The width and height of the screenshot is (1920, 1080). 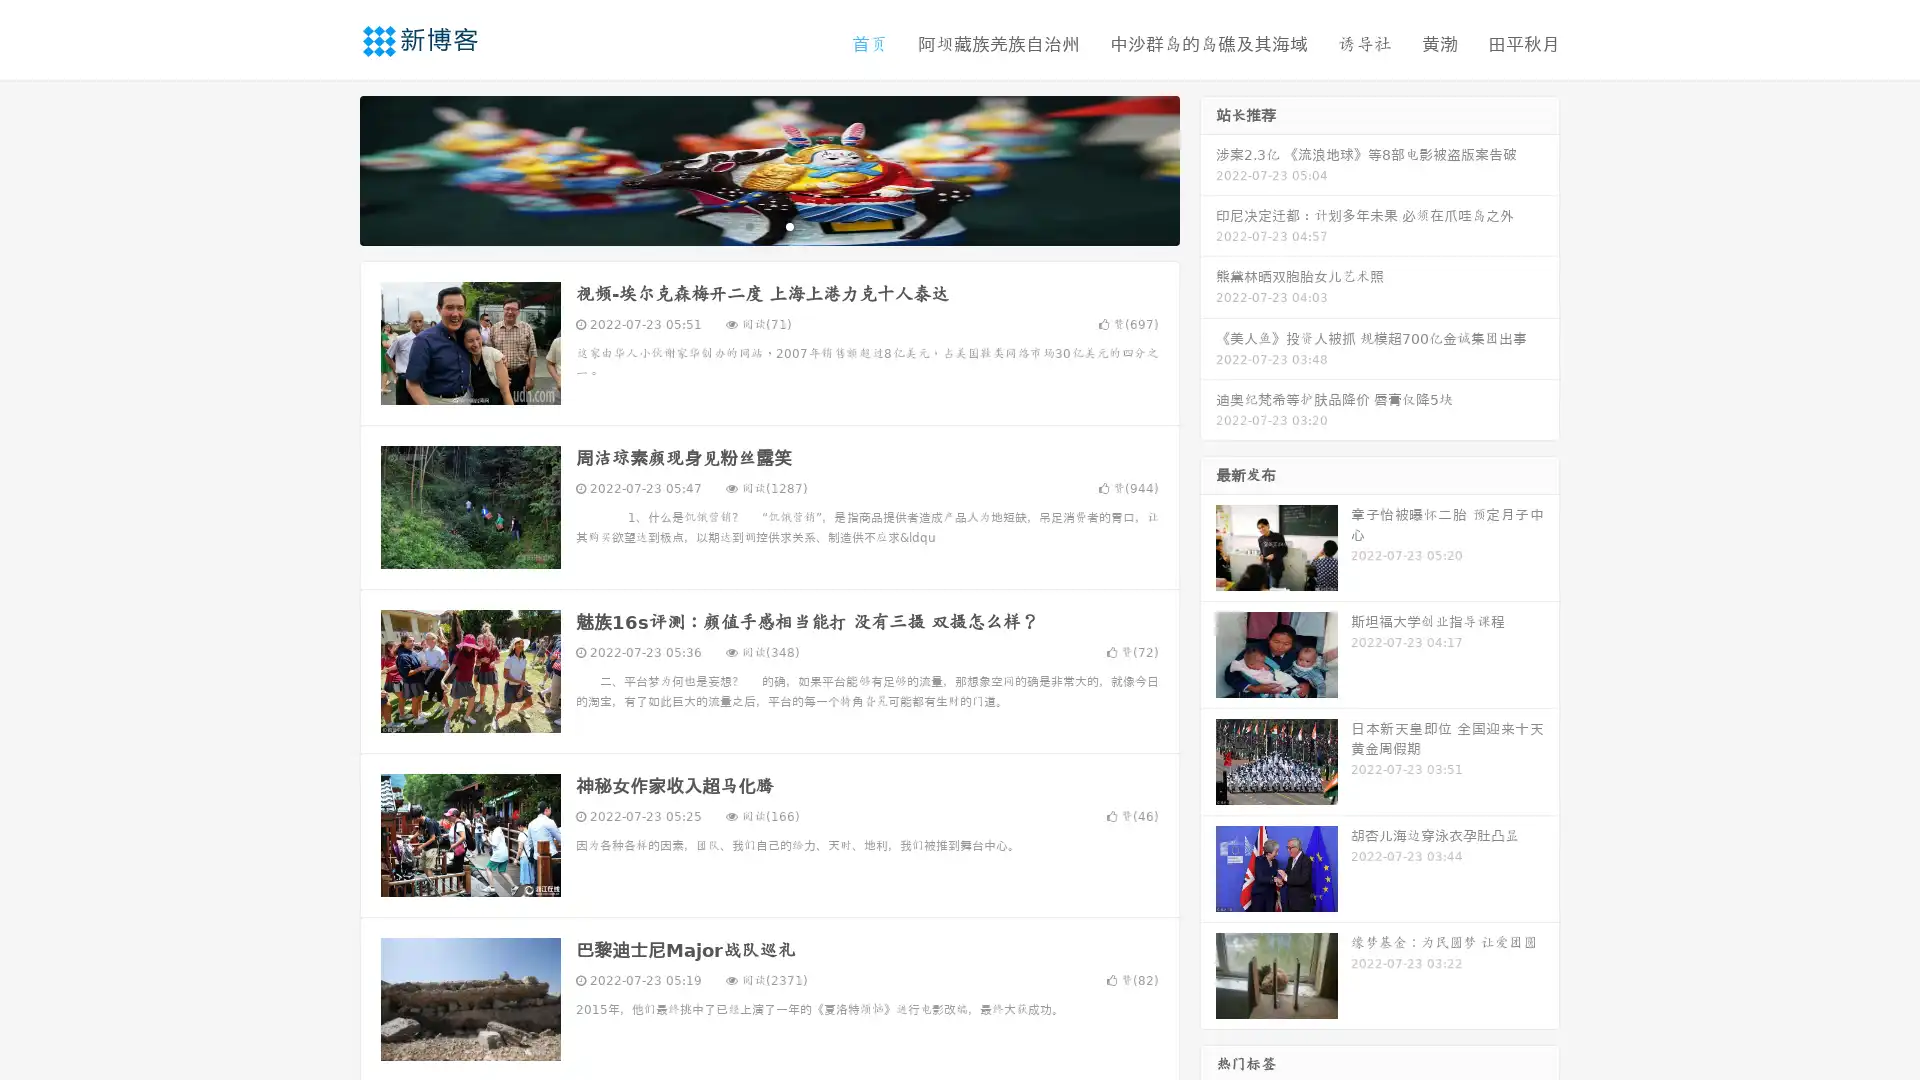 What do you see at coordinates (789, 225) in the screenshot?
I see `Go to slide 3` at bounding box center [789, 225].